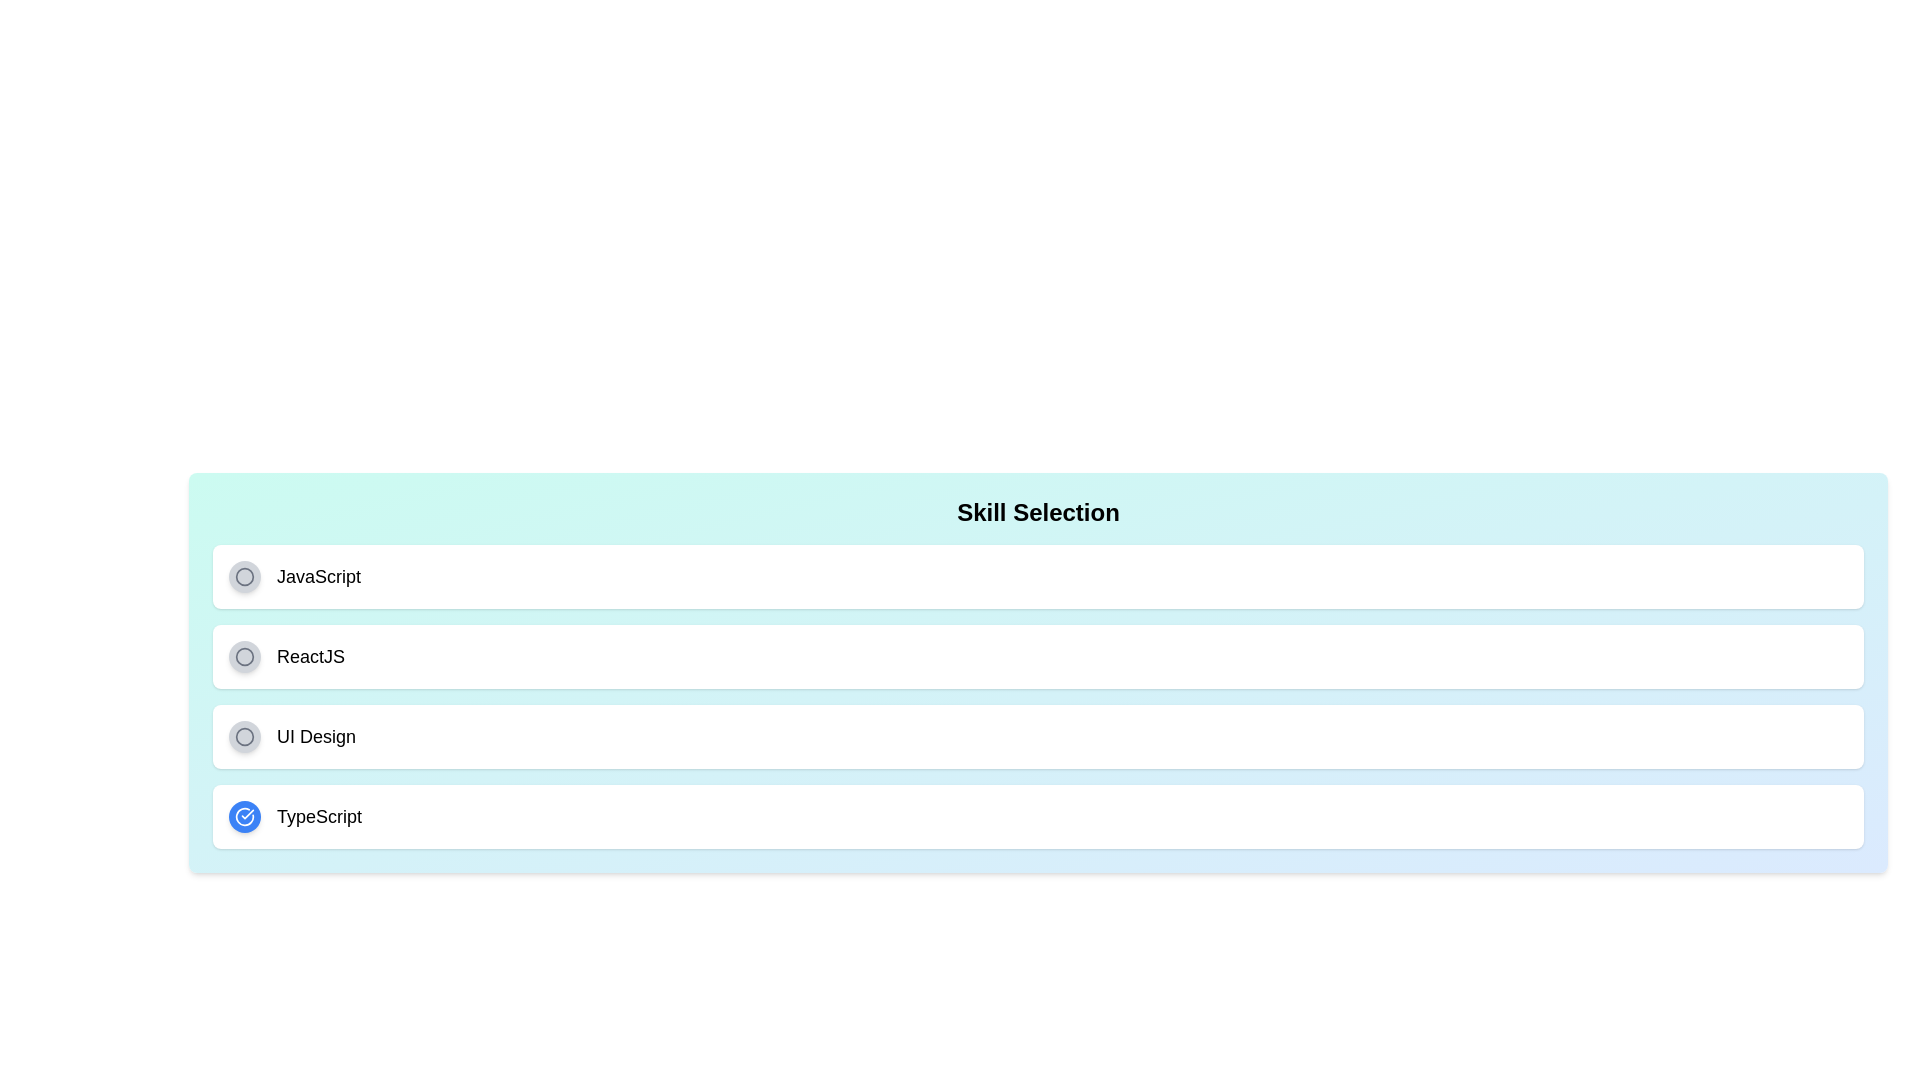 The height and width of the screenshot is (1080, 1920). Describe the element at coordinates (1038, 817) in the screenshot. I see `the skill item TypeScript` at that location.